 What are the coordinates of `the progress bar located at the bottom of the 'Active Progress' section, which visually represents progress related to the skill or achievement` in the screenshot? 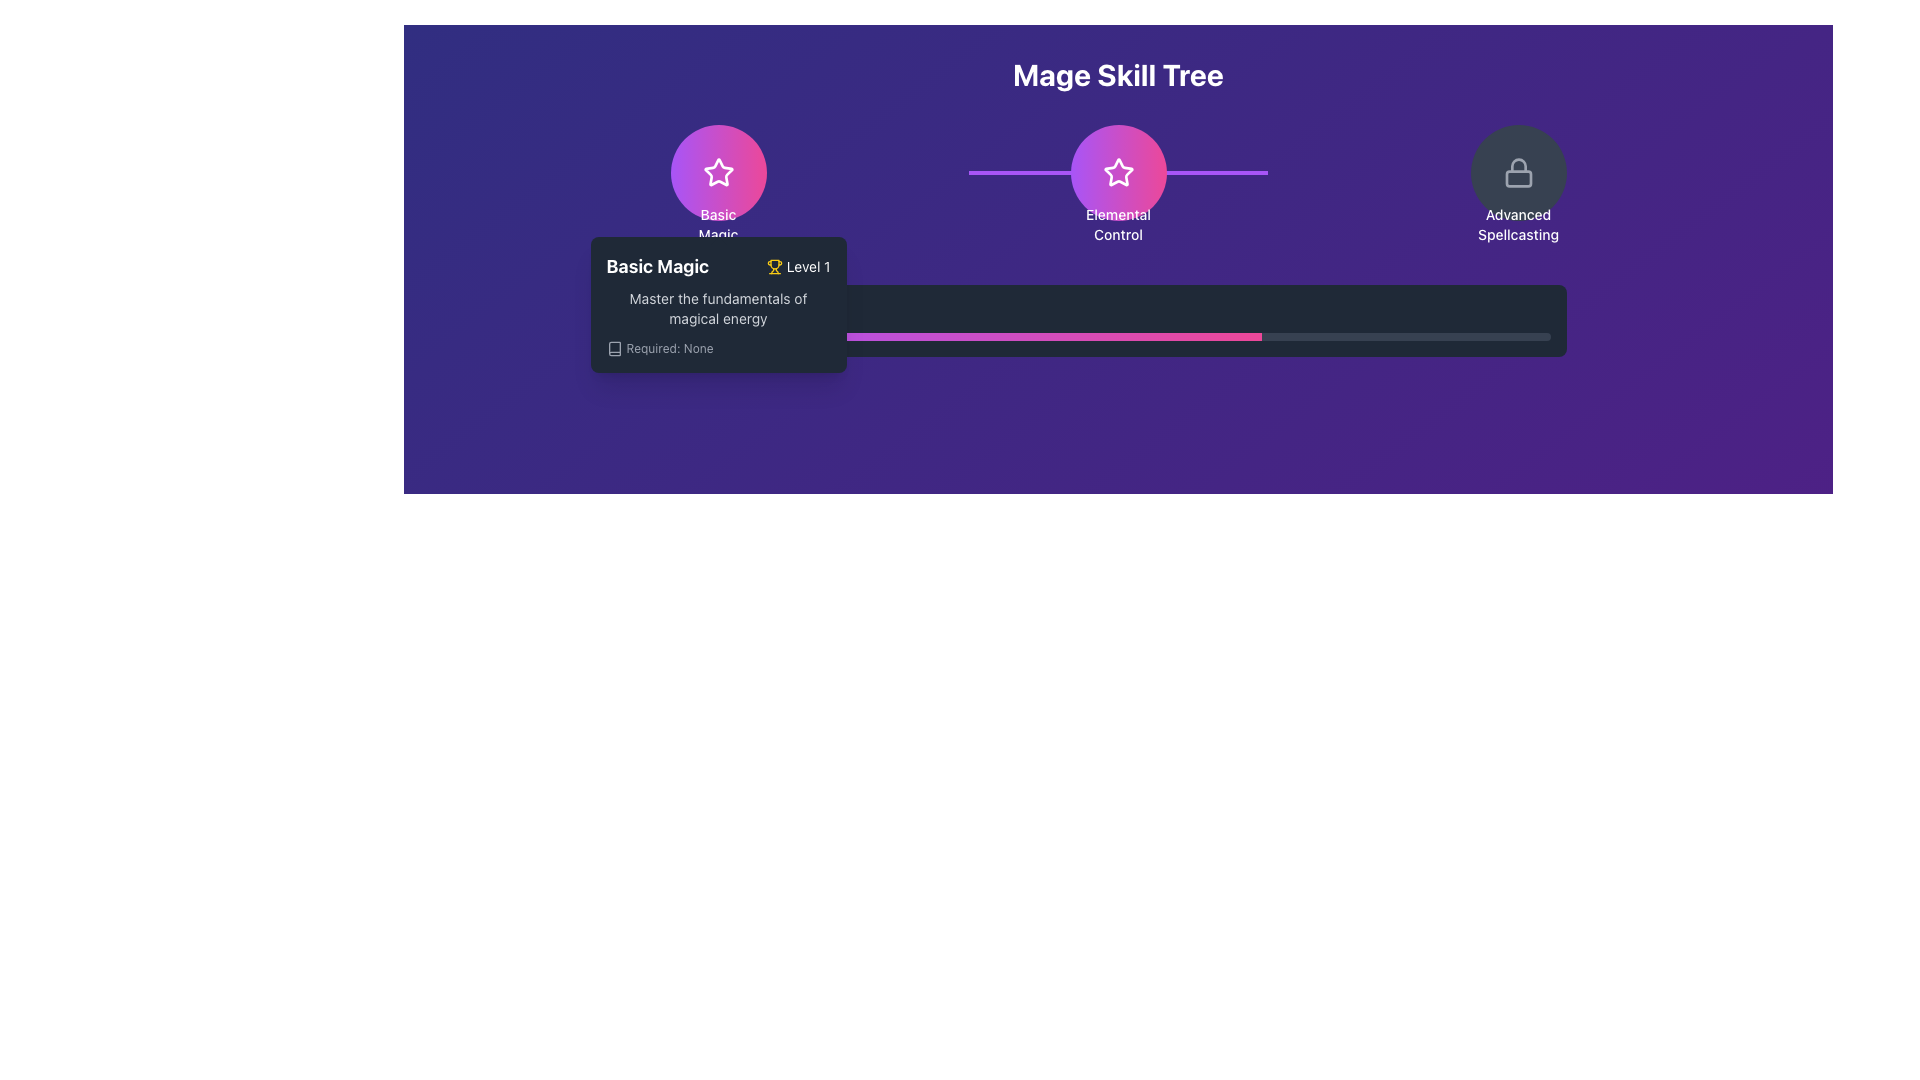 It's located at (1117, 319).